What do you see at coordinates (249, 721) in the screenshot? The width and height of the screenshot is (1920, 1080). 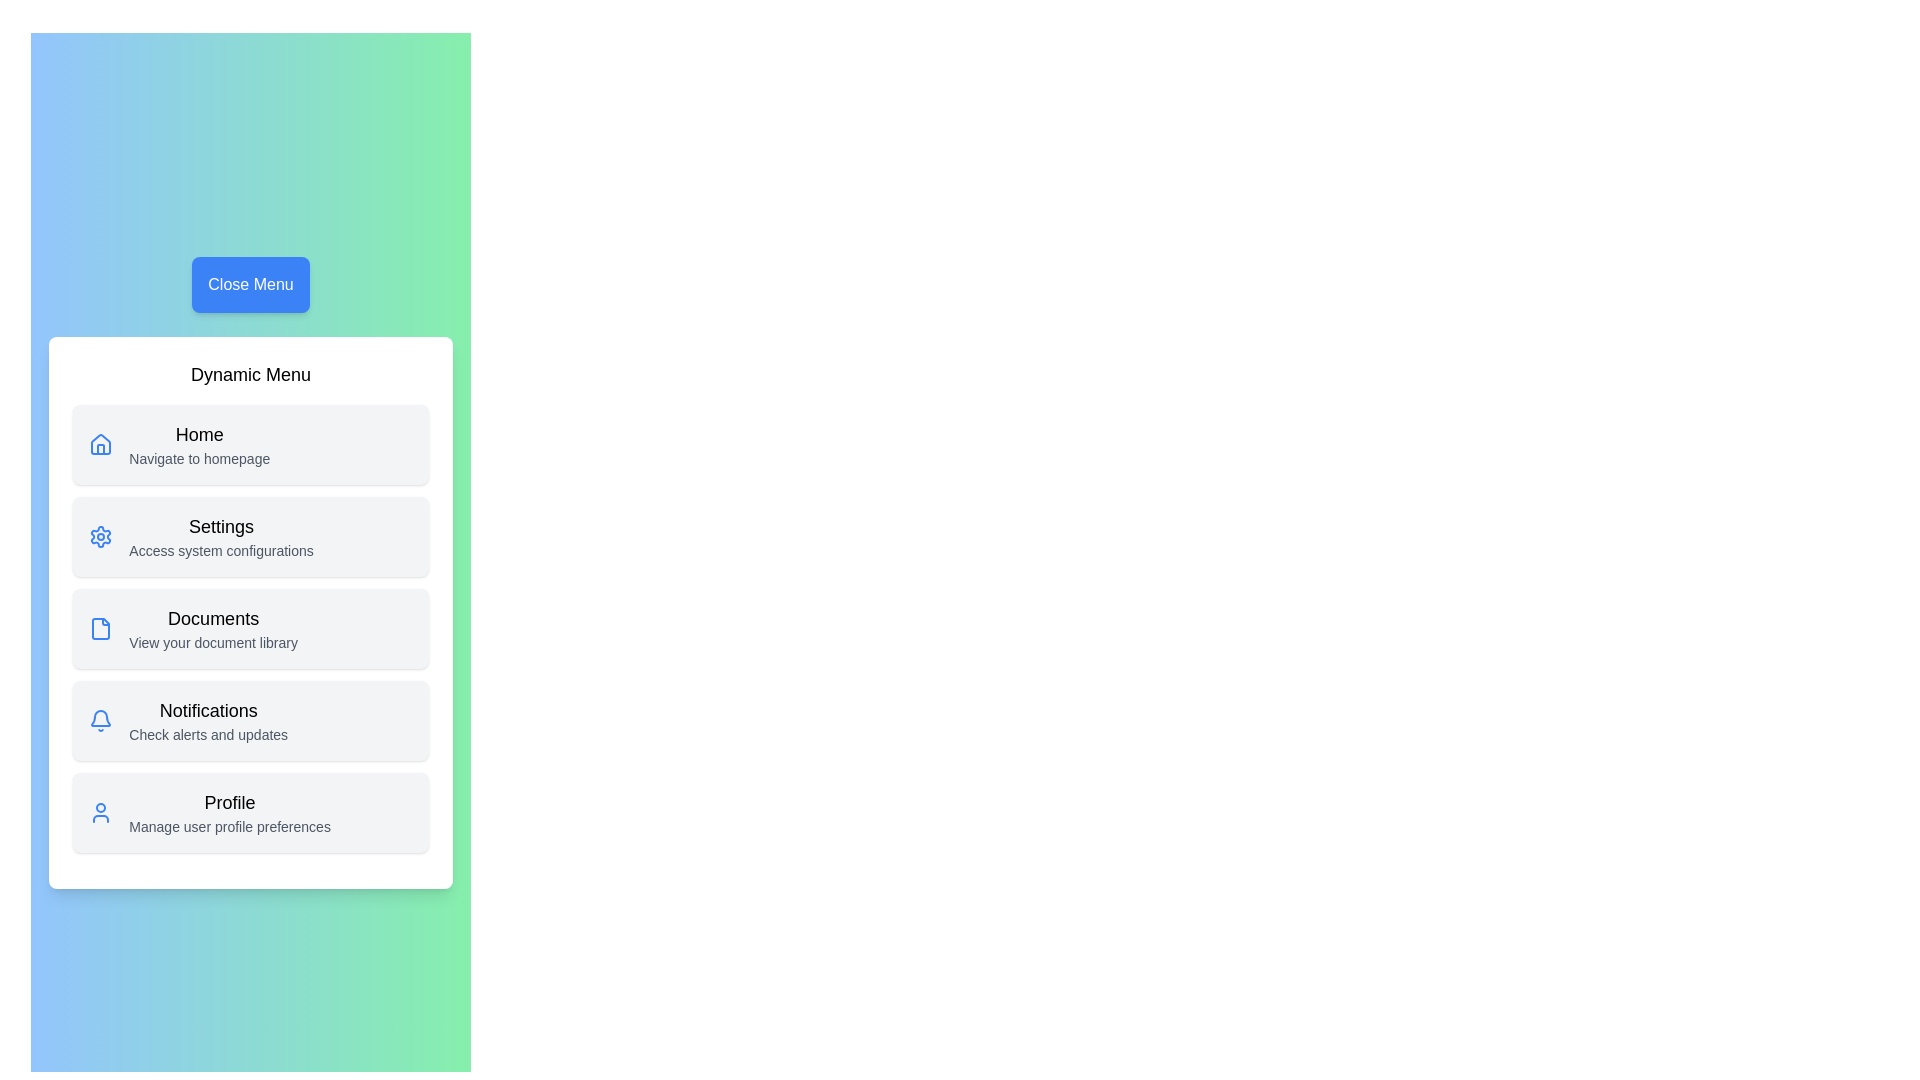 I see `the menu item corresponding to Notifications` at bounding box center [249, 721].